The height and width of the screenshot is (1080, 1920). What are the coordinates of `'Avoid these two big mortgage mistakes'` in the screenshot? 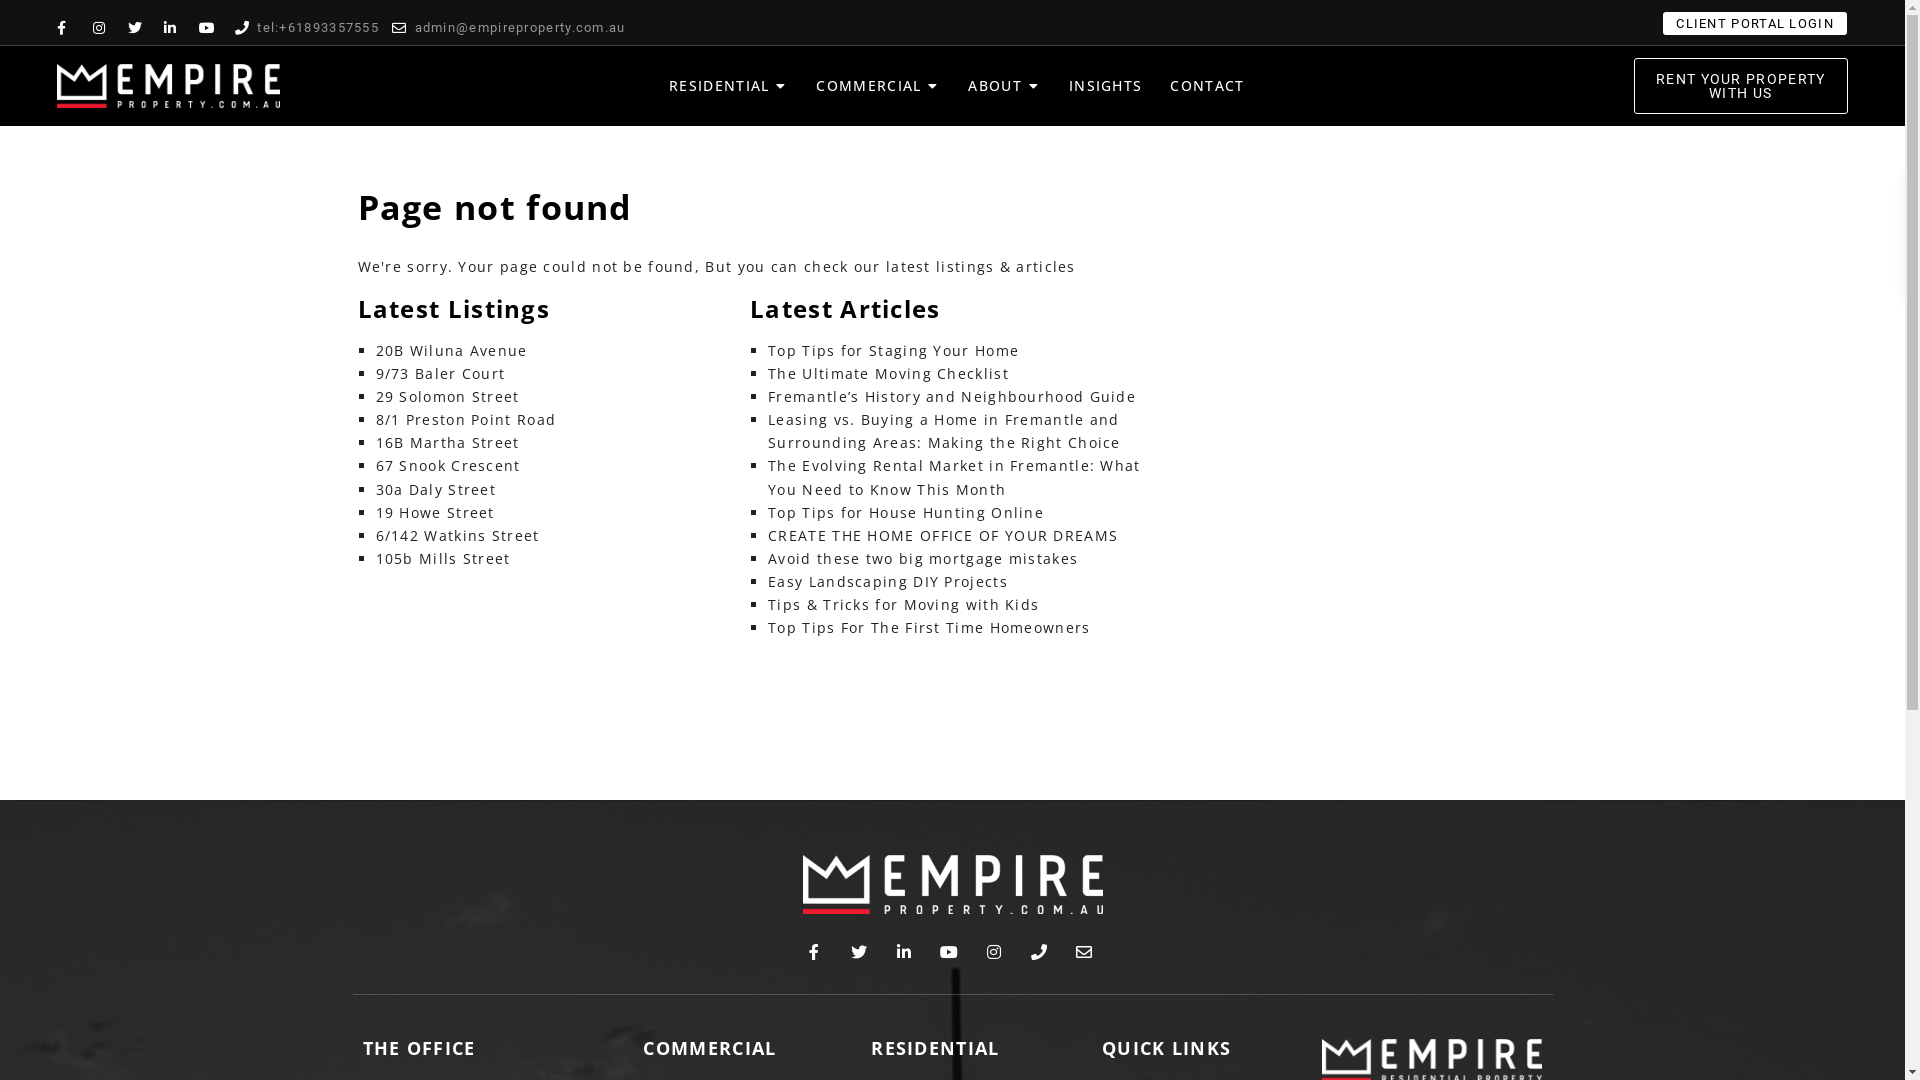 It's located at (921, 558).